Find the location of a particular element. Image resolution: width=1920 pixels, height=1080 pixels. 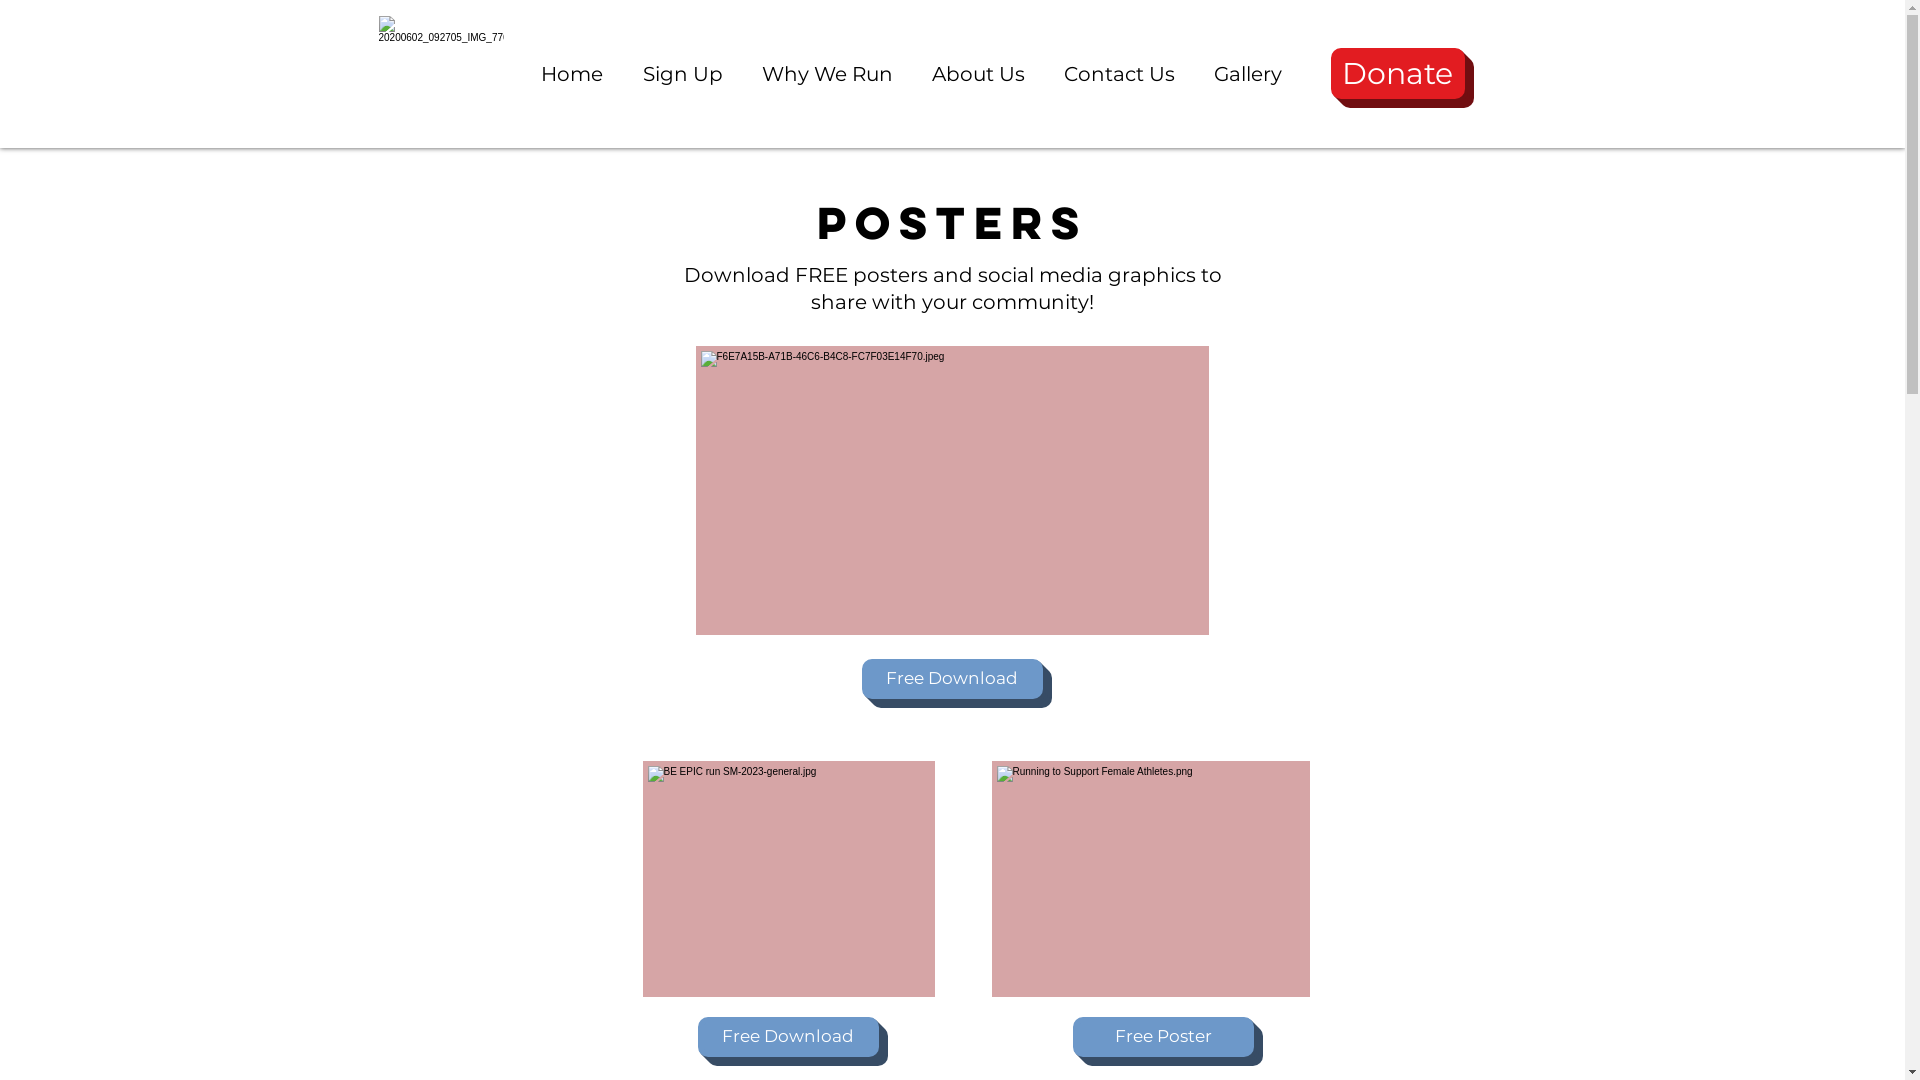

'Free Poster' is located at coordinates (1162, 1036).